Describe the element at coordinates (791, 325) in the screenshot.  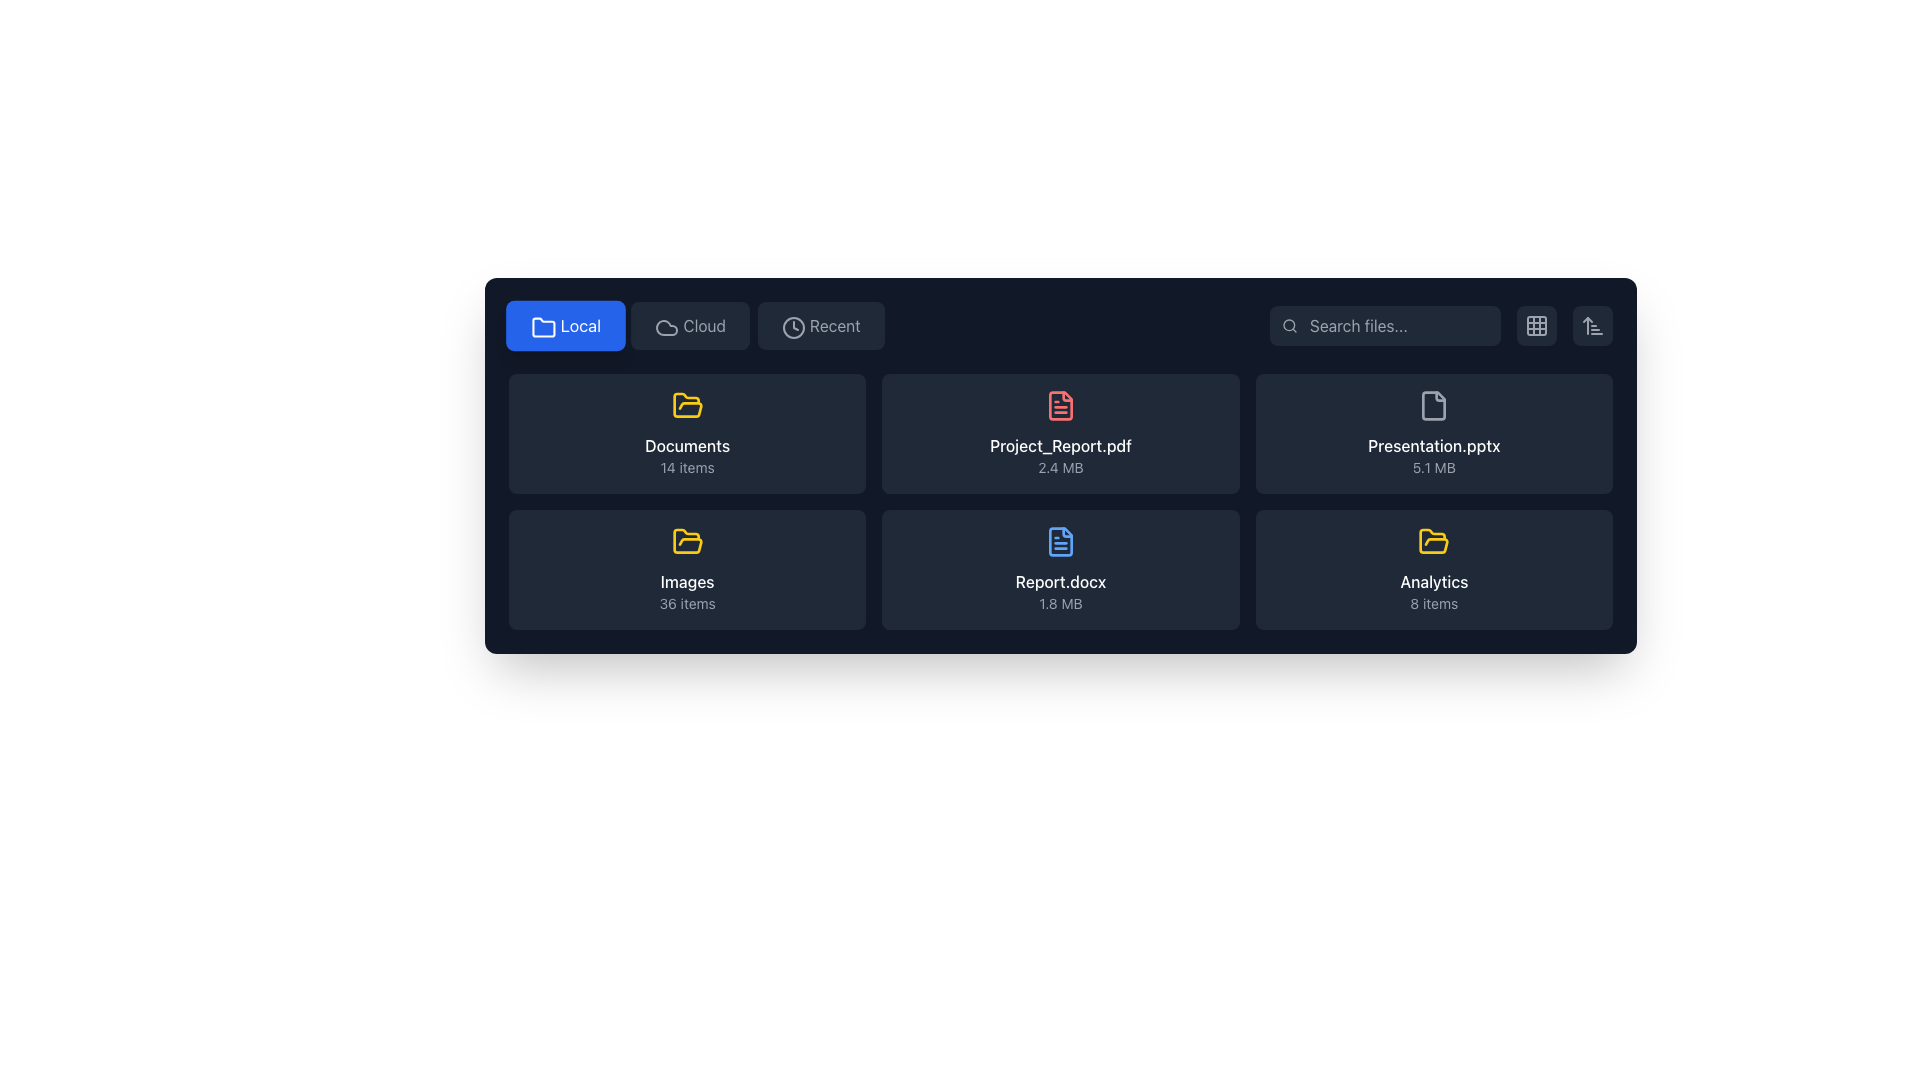
I see `the 'Recent' button, which contains a circular clock icon with a grey outline and a clock hand, located in the top navigation bar` at that location.